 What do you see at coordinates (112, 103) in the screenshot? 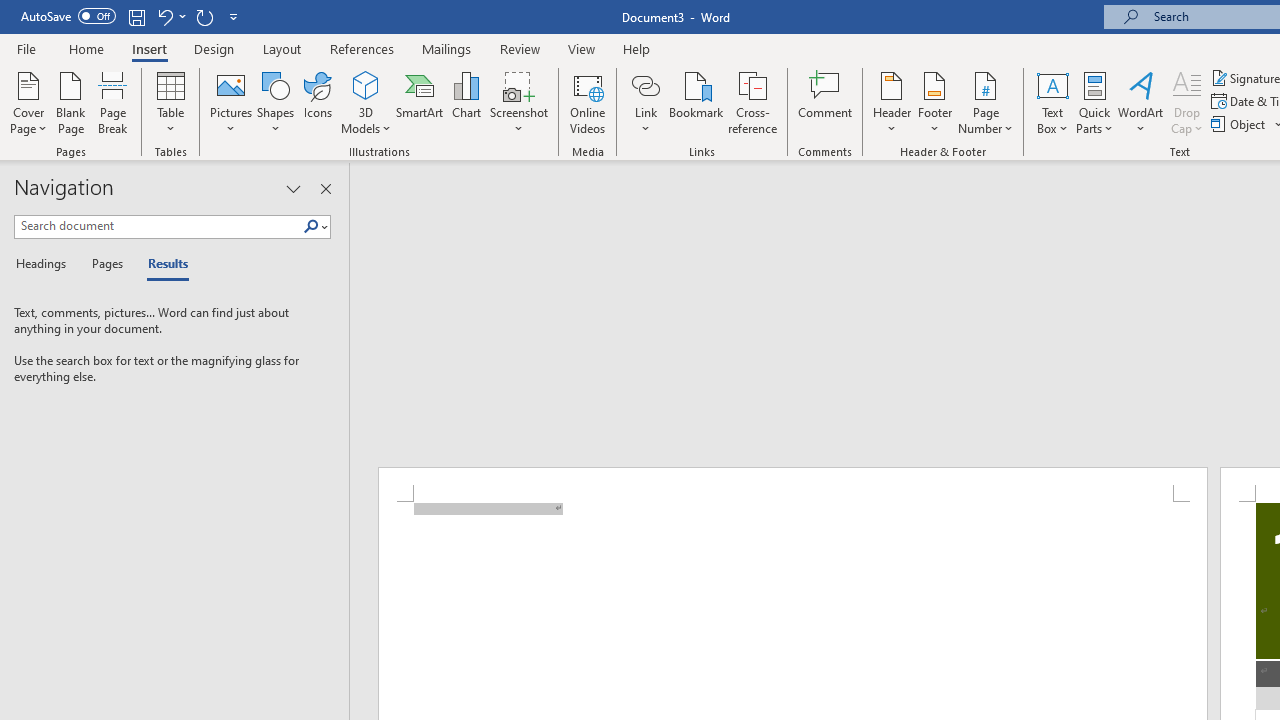
I see `'Page Break'` at bounding box center [112, 103].